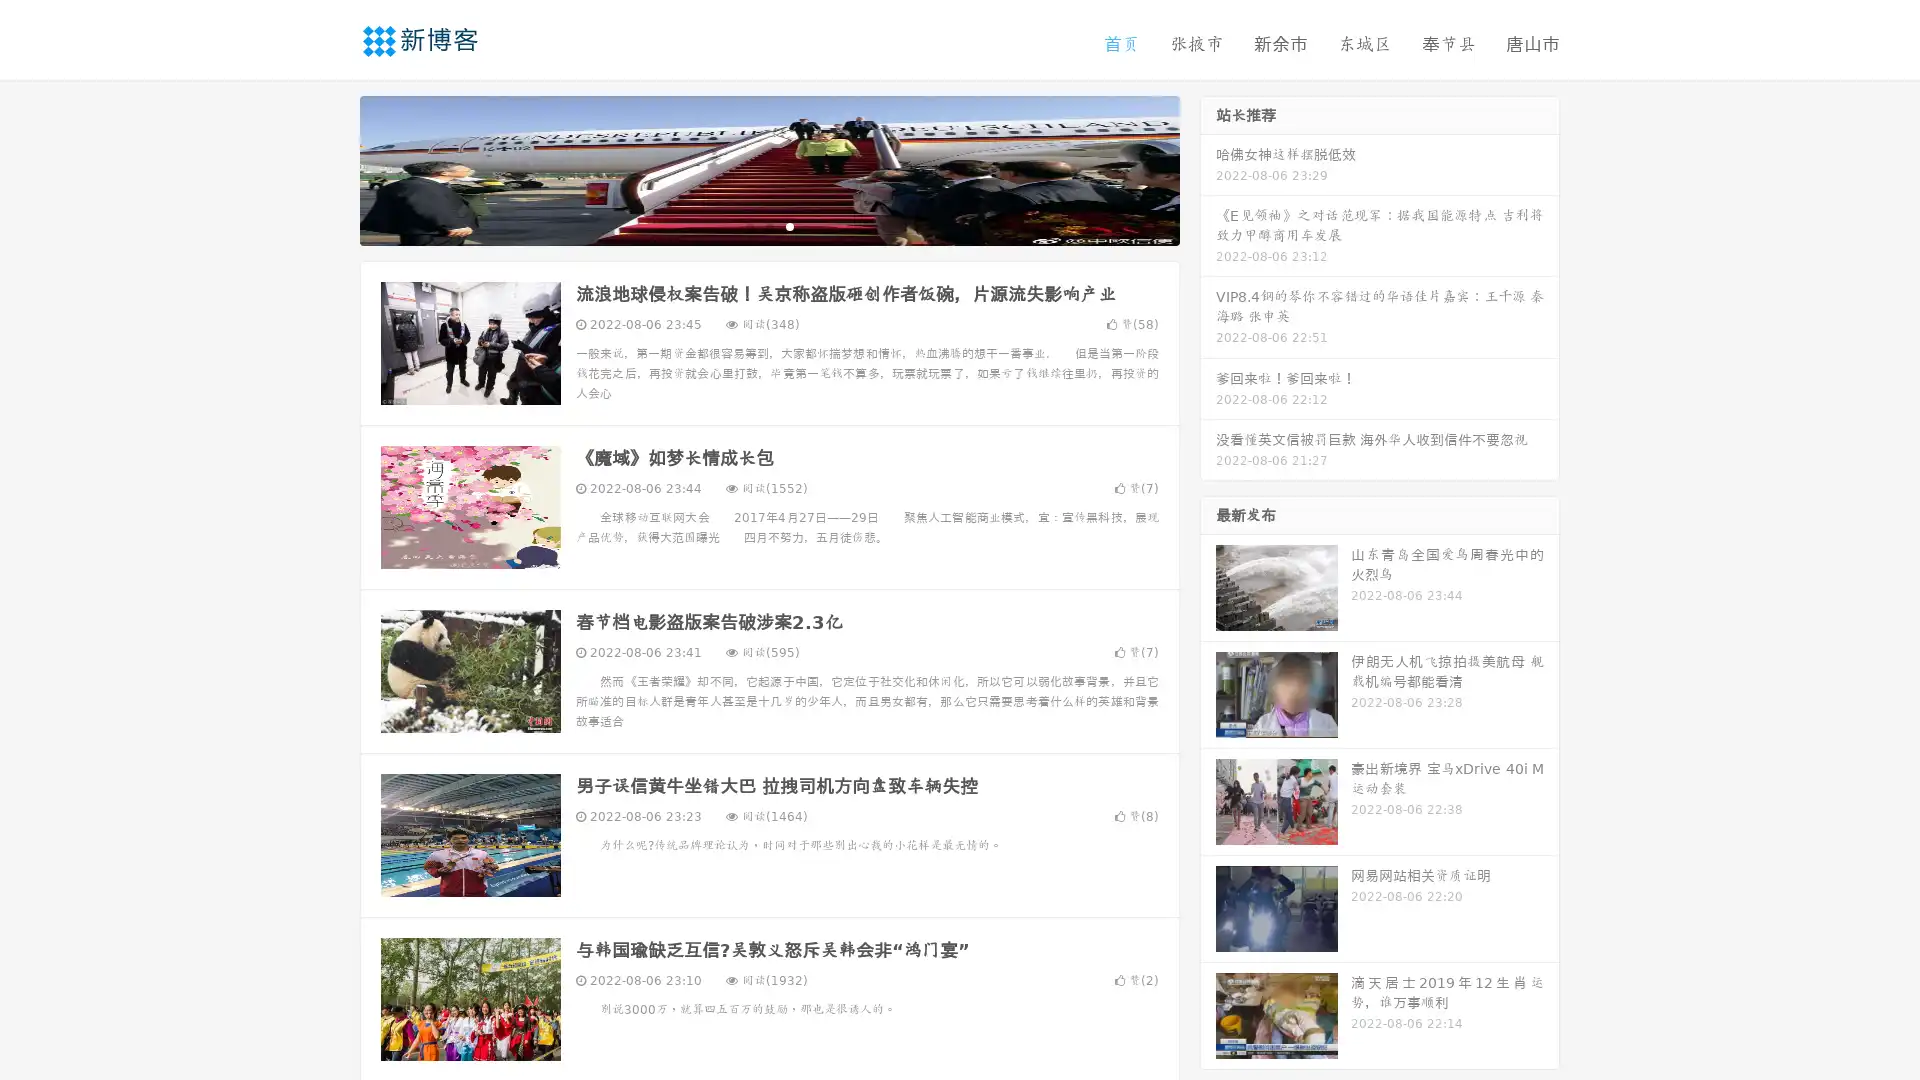 The width and height of the screenshot is (1920, 1080). Describe the element at coordinates (1208, 168) in the screenshot. I see `Next slide` at that location.